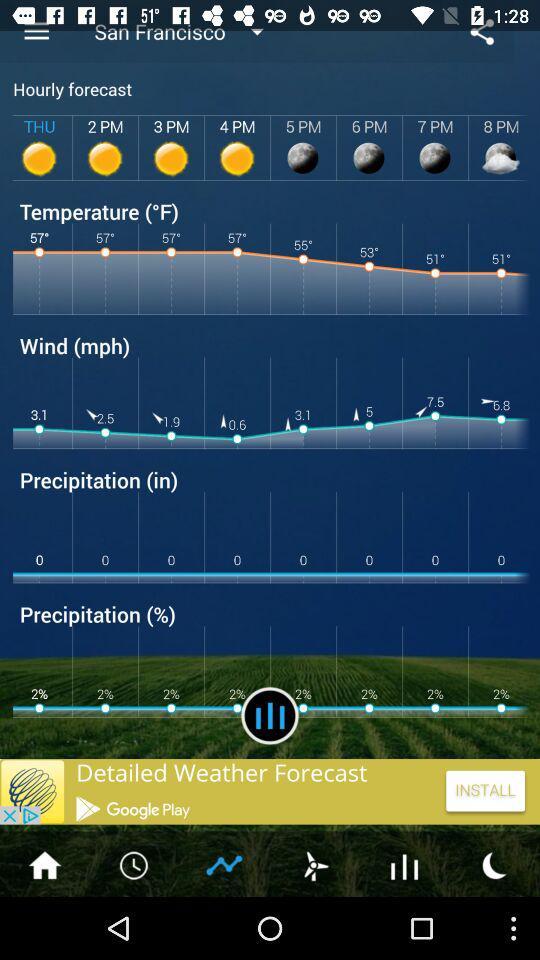  I want to click on the time icon, so click(135, 925).